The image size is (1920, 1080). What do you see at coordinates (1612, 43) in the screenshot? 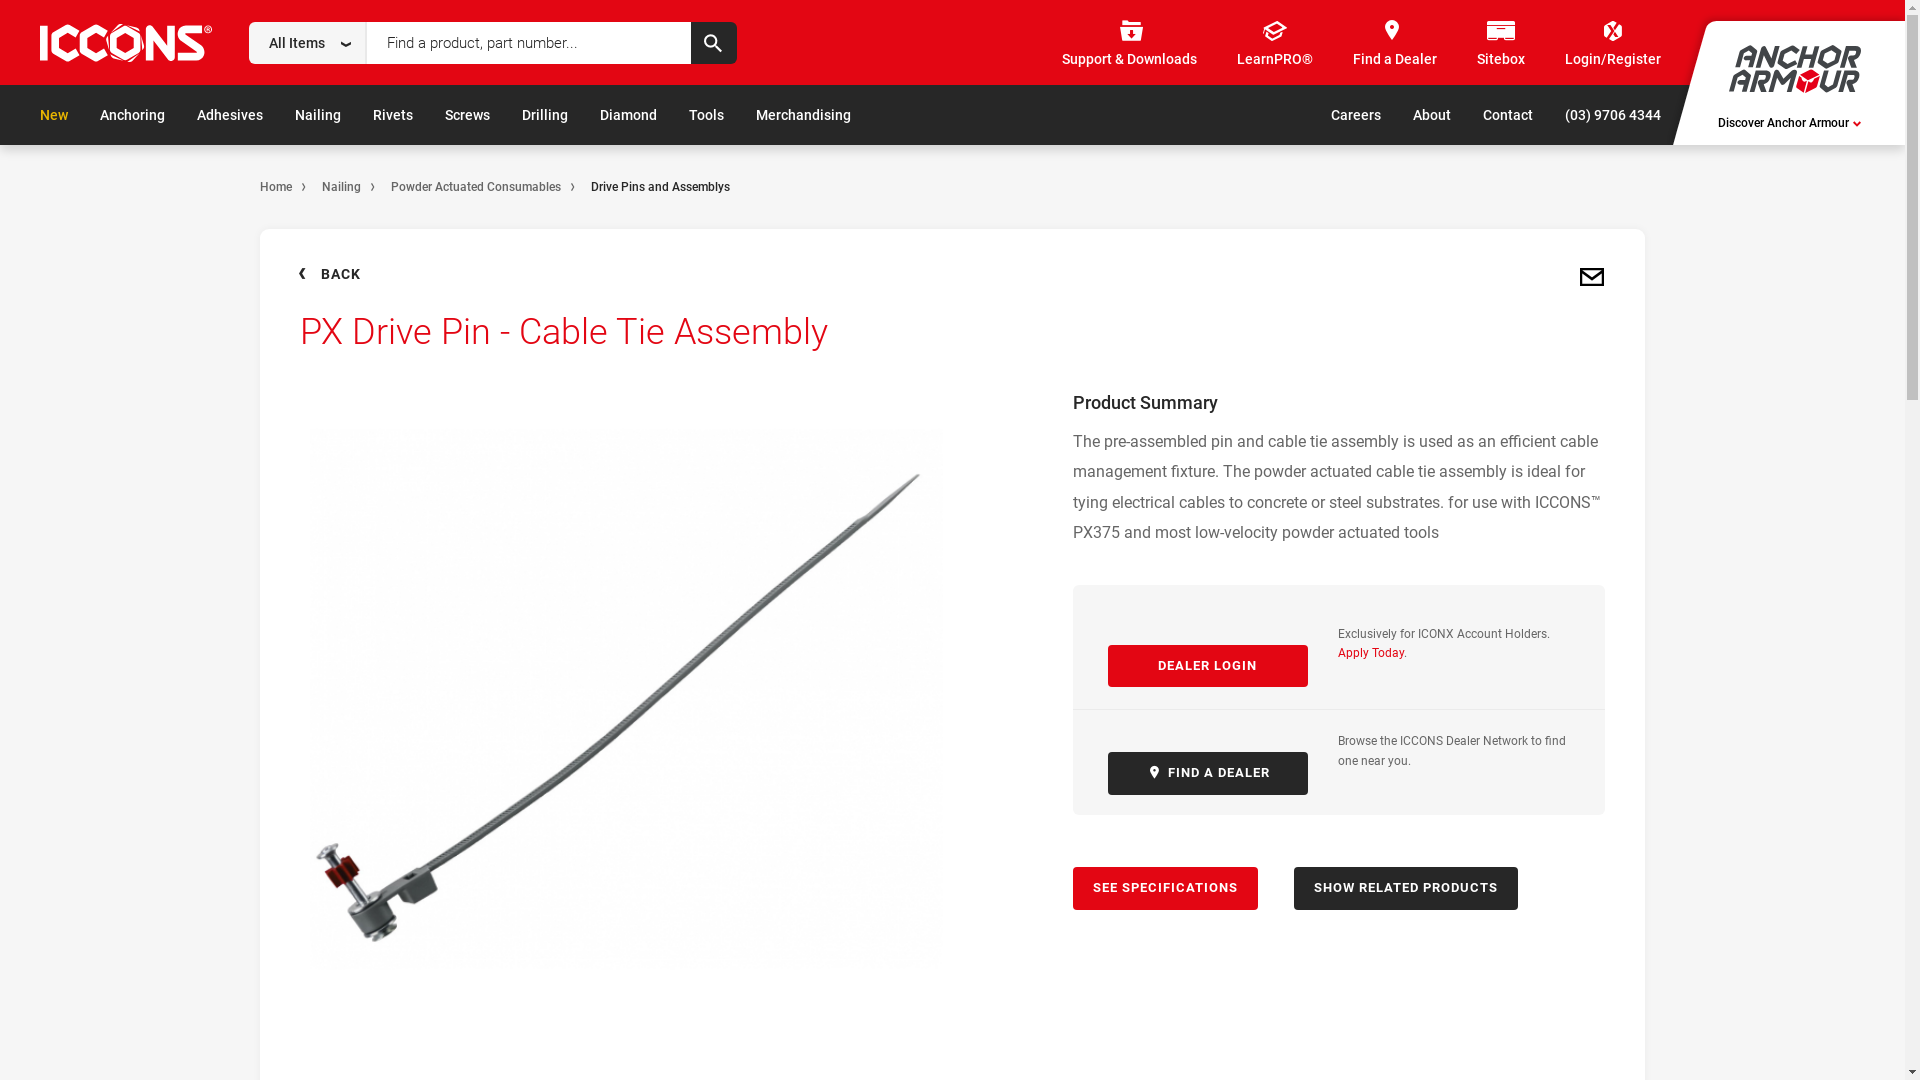
I see `'Login/Register'` at bounding box center [1612, 43].